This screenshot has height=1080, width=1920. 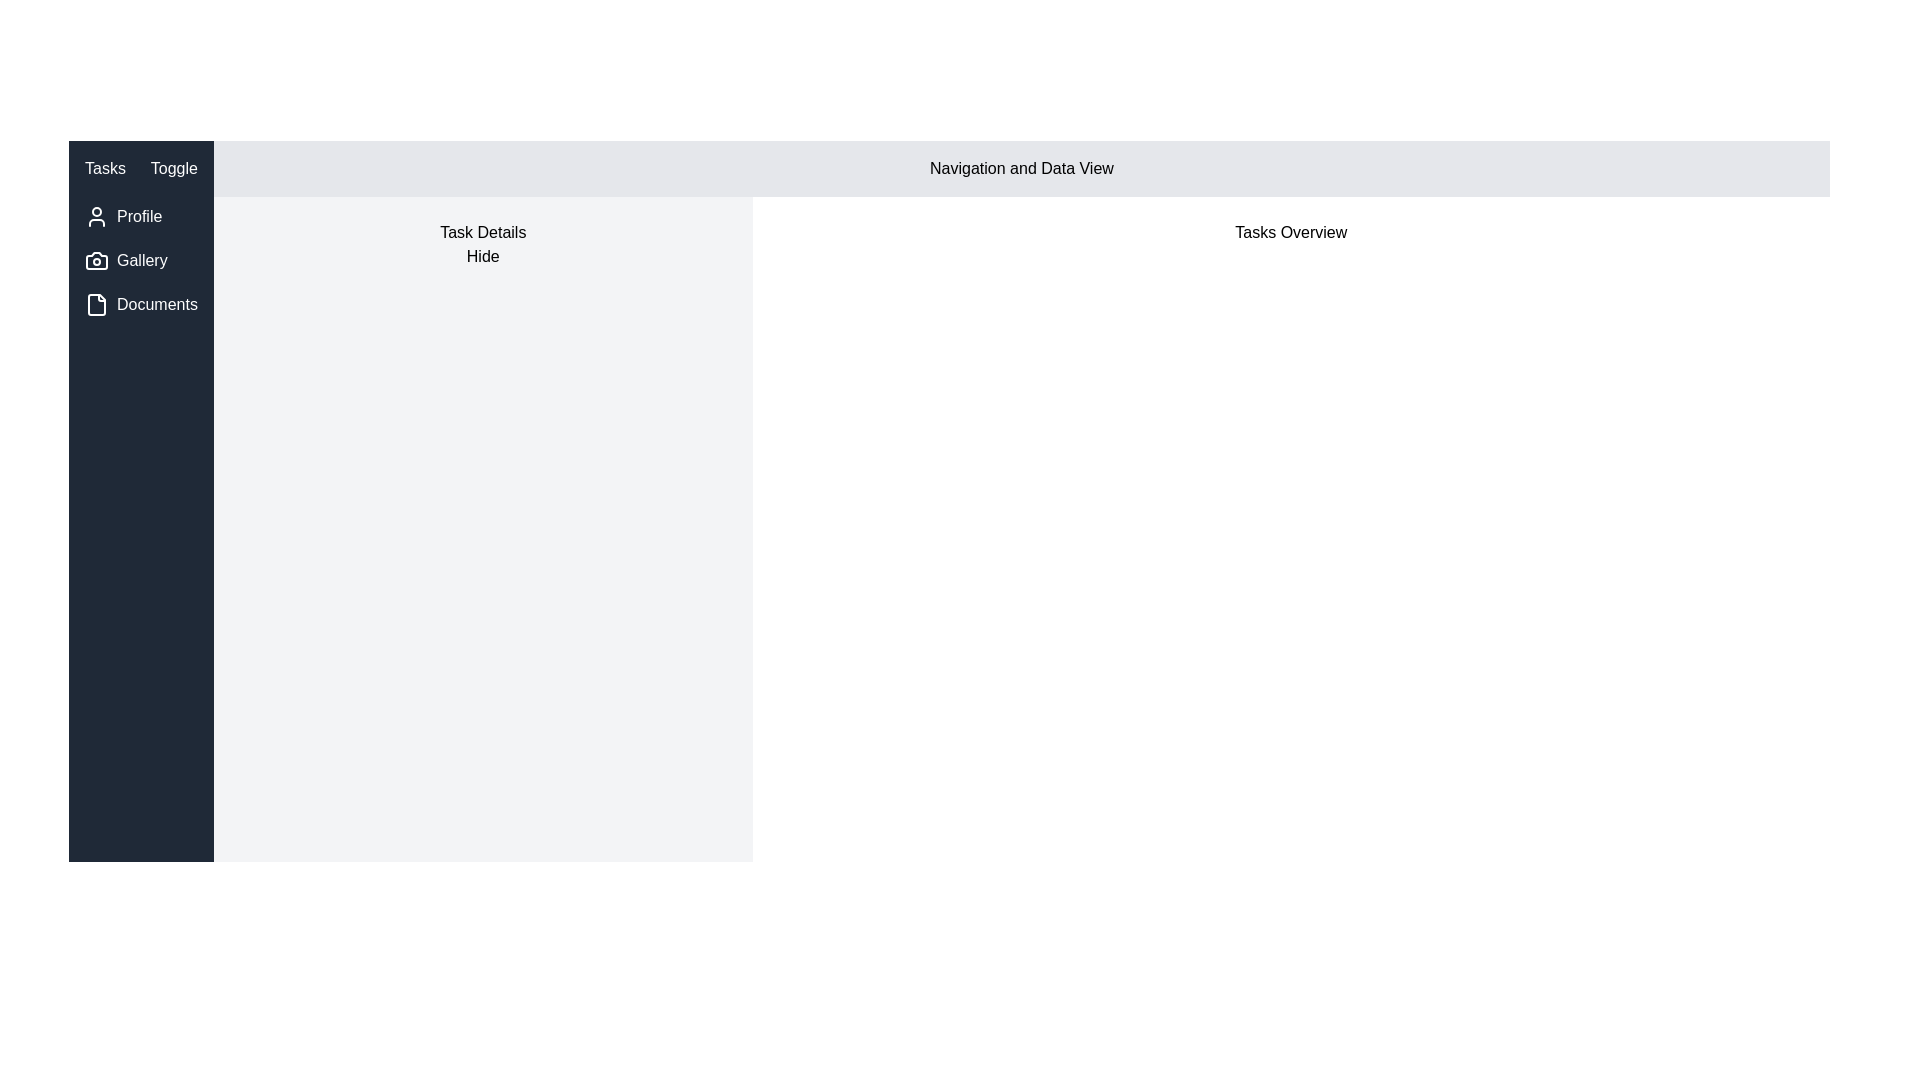 I want to click on the stylized paper icon located in the vertical navigation panel, fourth from the top, adjacent to the 'Documents' label, so click(x=95, y=304).